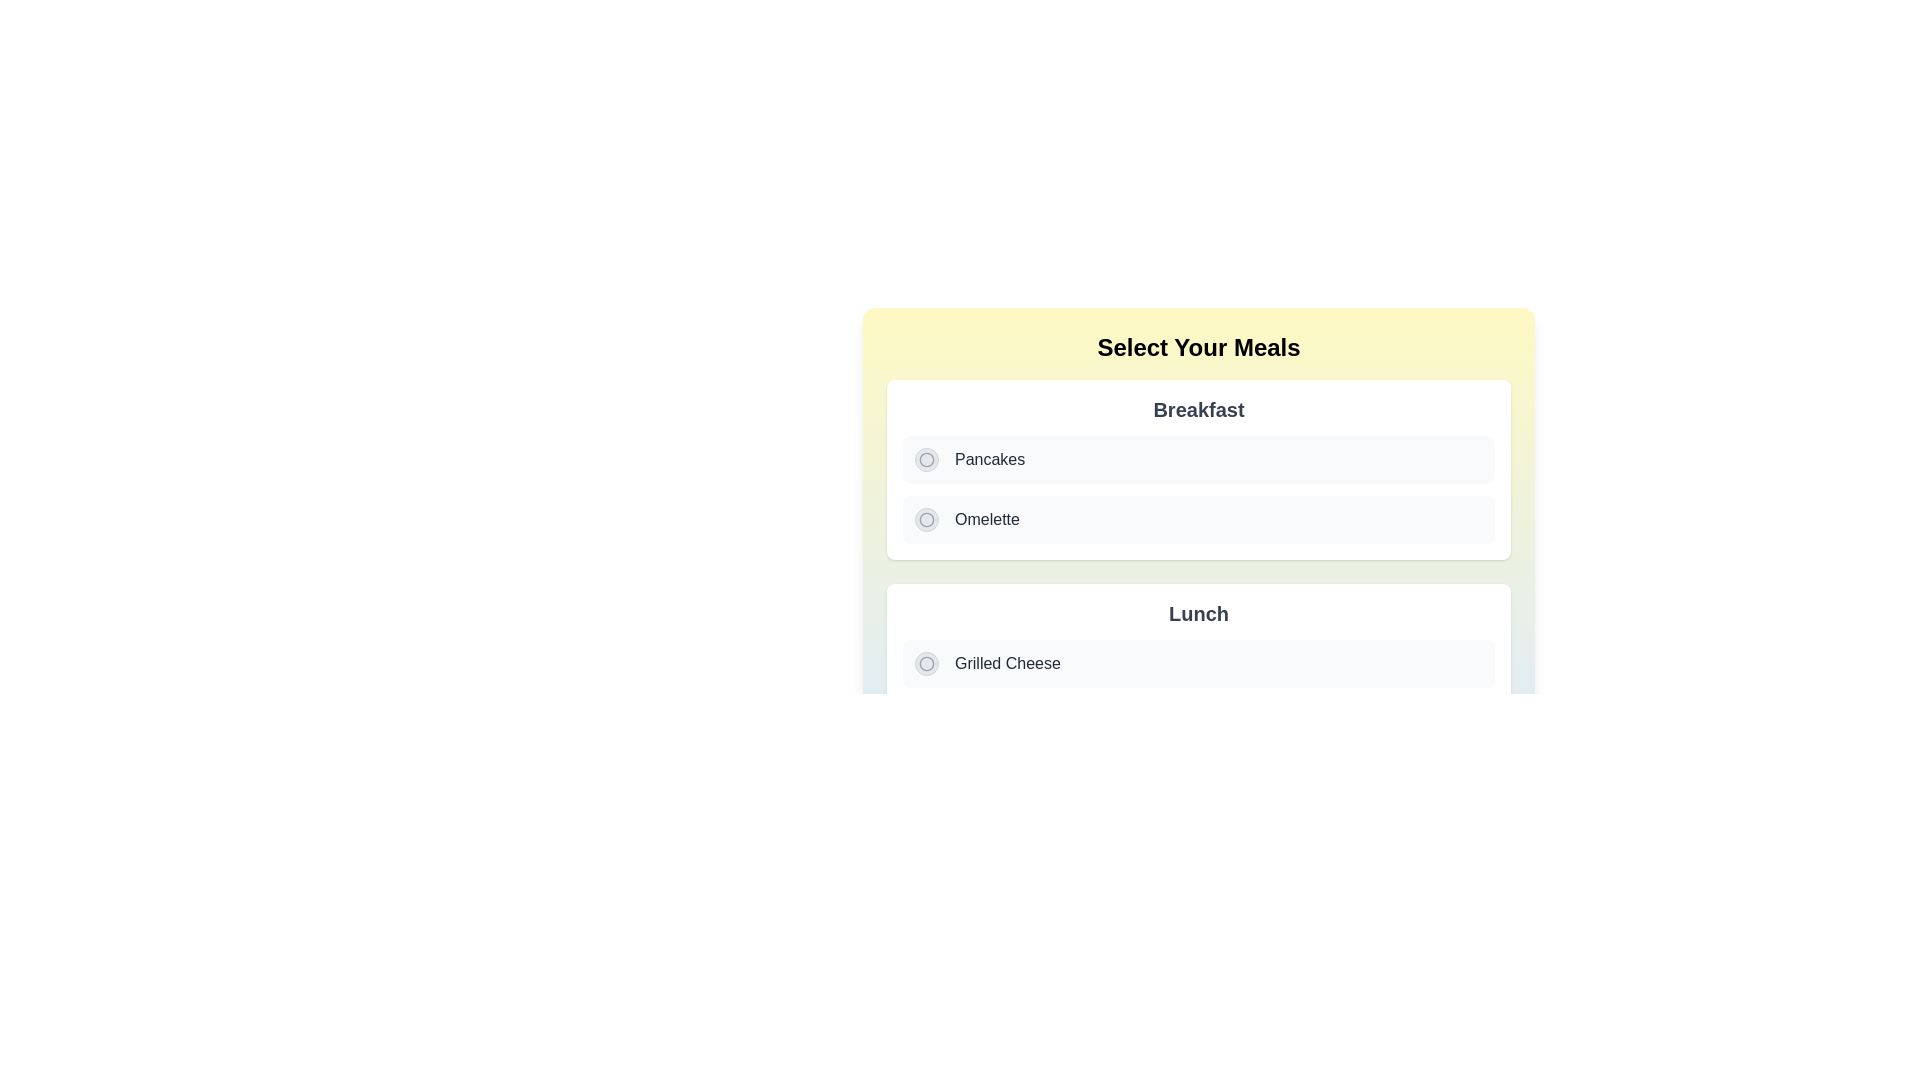 The image size is (1920, 1080). Describe the element at coordinates (925, 459) in the screenshot. I see `the 'Pancakes' radio button` at that location.